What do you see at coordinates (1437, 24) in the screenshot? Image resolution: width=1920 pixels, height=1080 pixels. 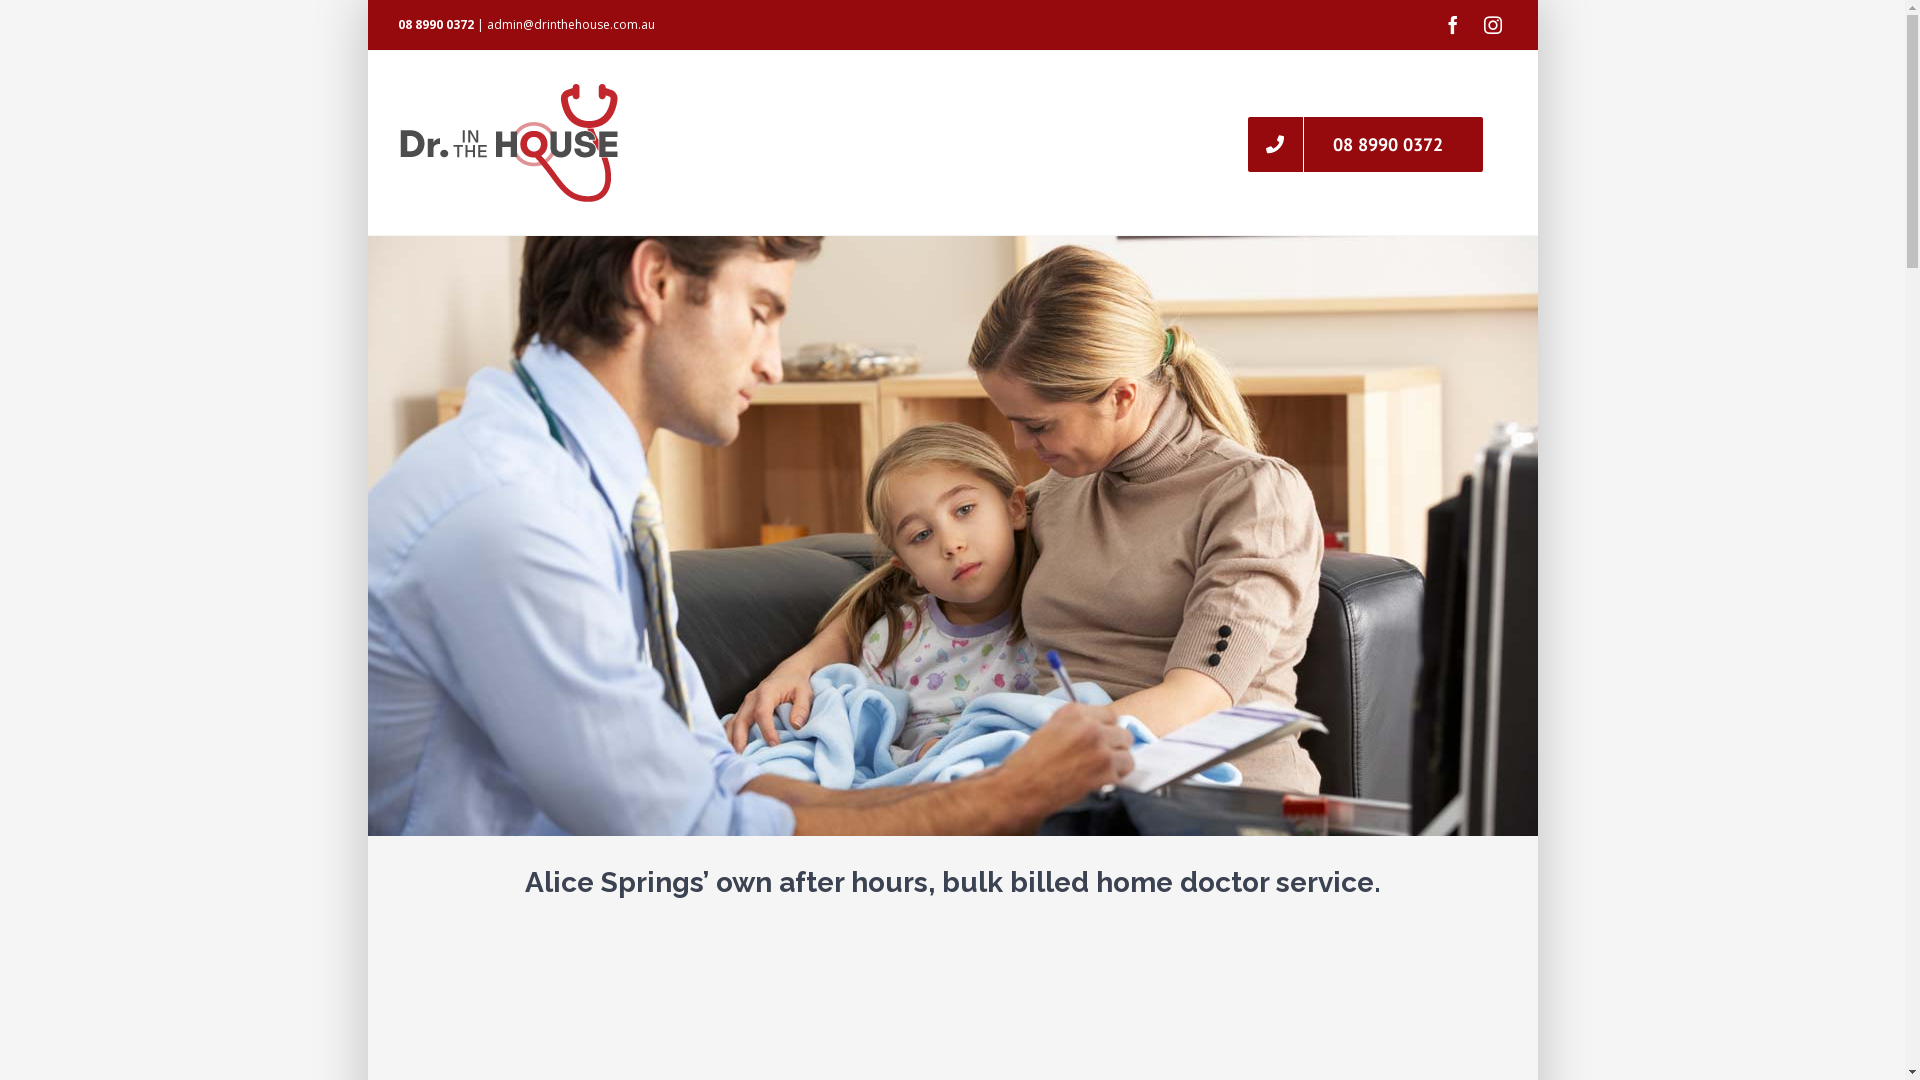 I see `'Facebook'` at bounding box center [1437, 24].